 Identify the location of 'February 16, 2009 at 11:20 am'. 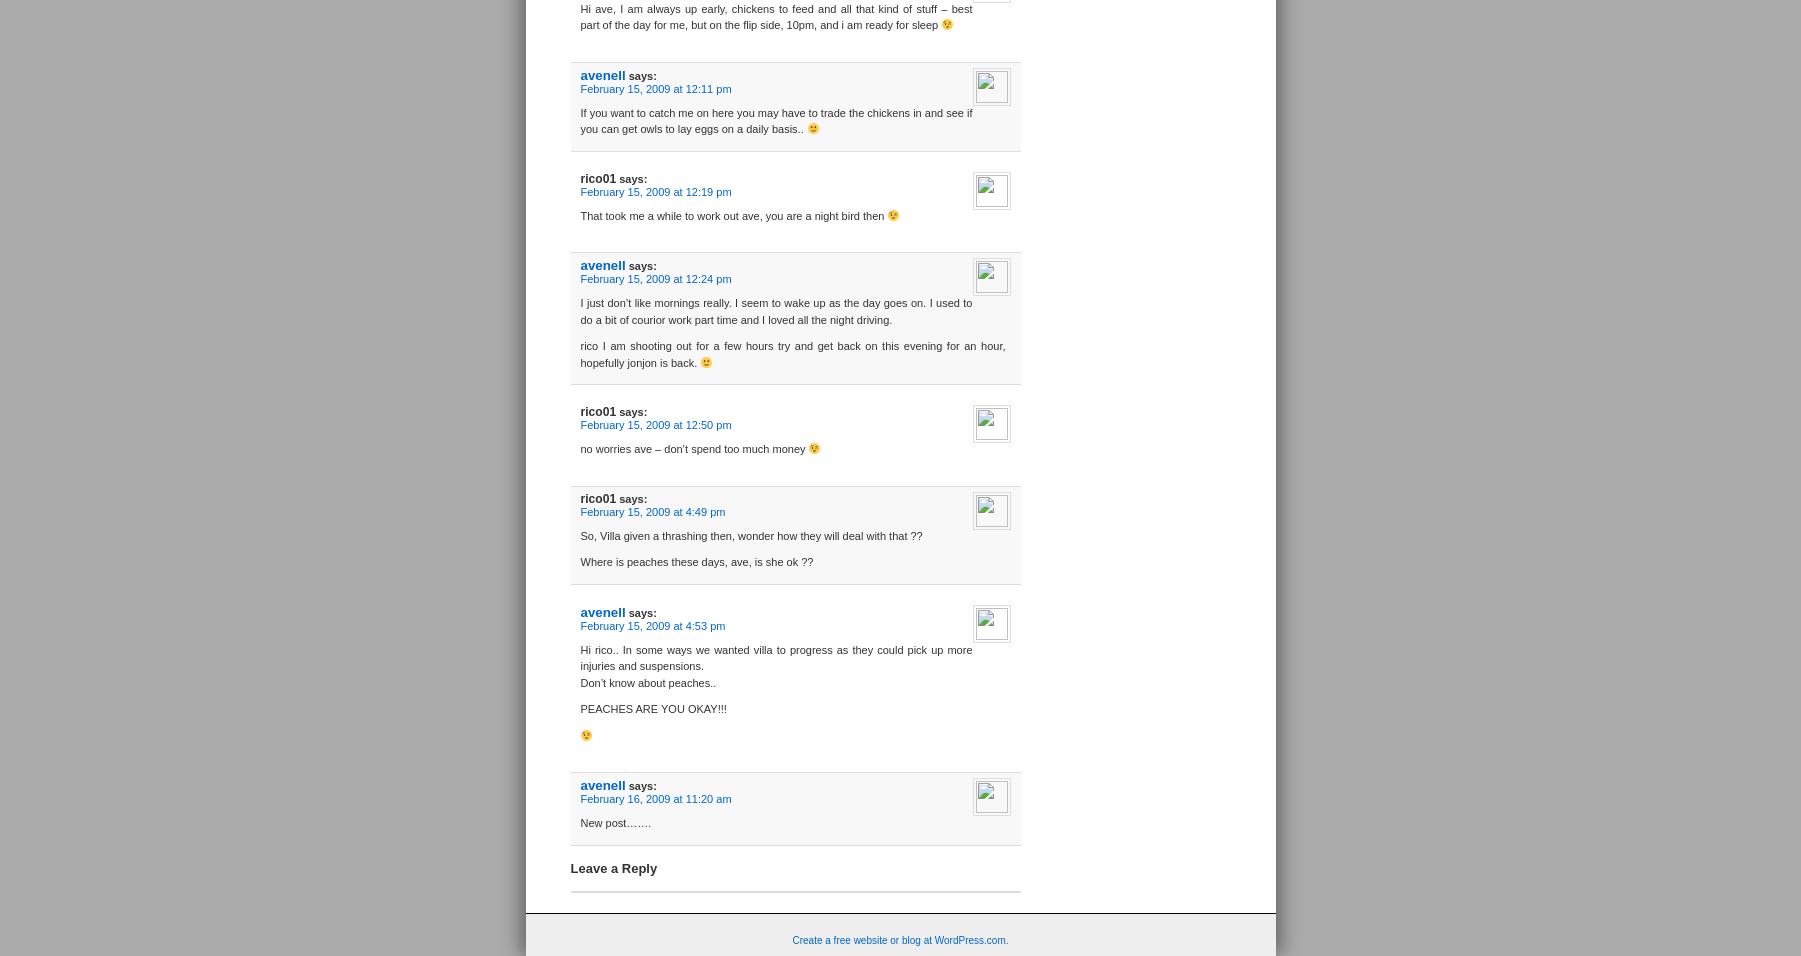
(579, 798).